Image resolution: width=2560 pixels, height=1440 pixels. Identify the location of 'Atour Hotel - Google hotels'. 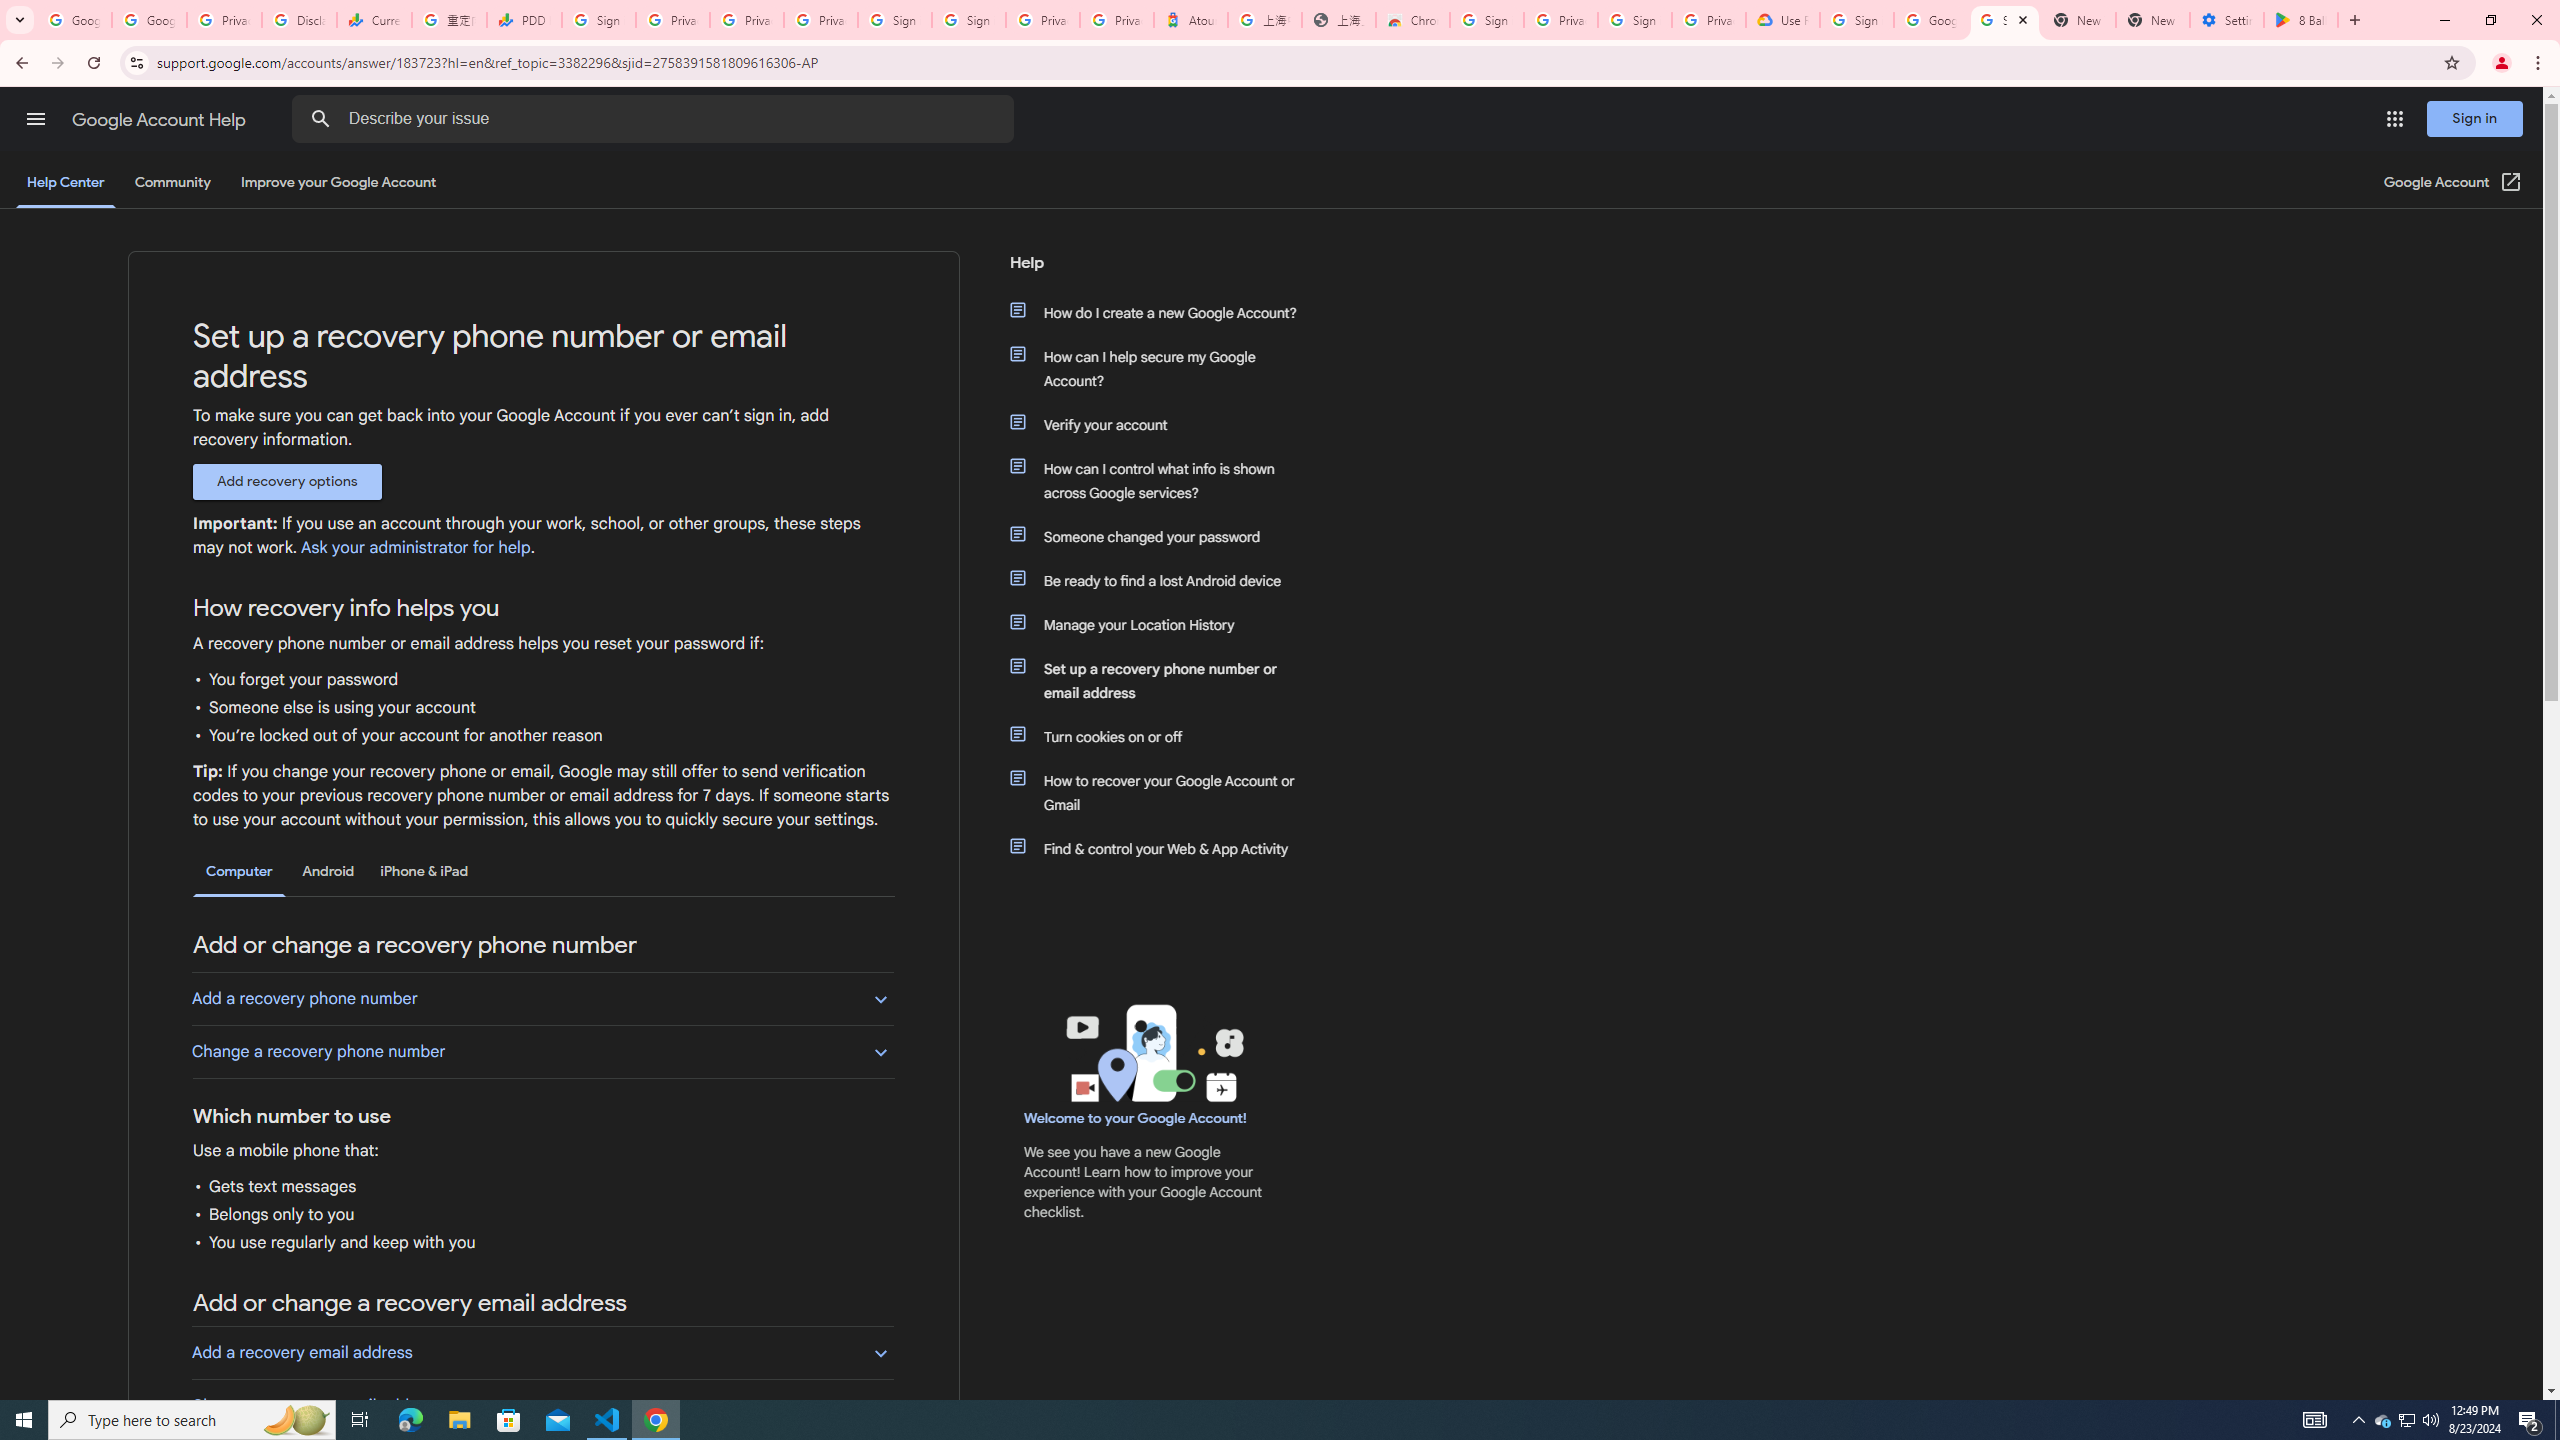
(1190, 19).